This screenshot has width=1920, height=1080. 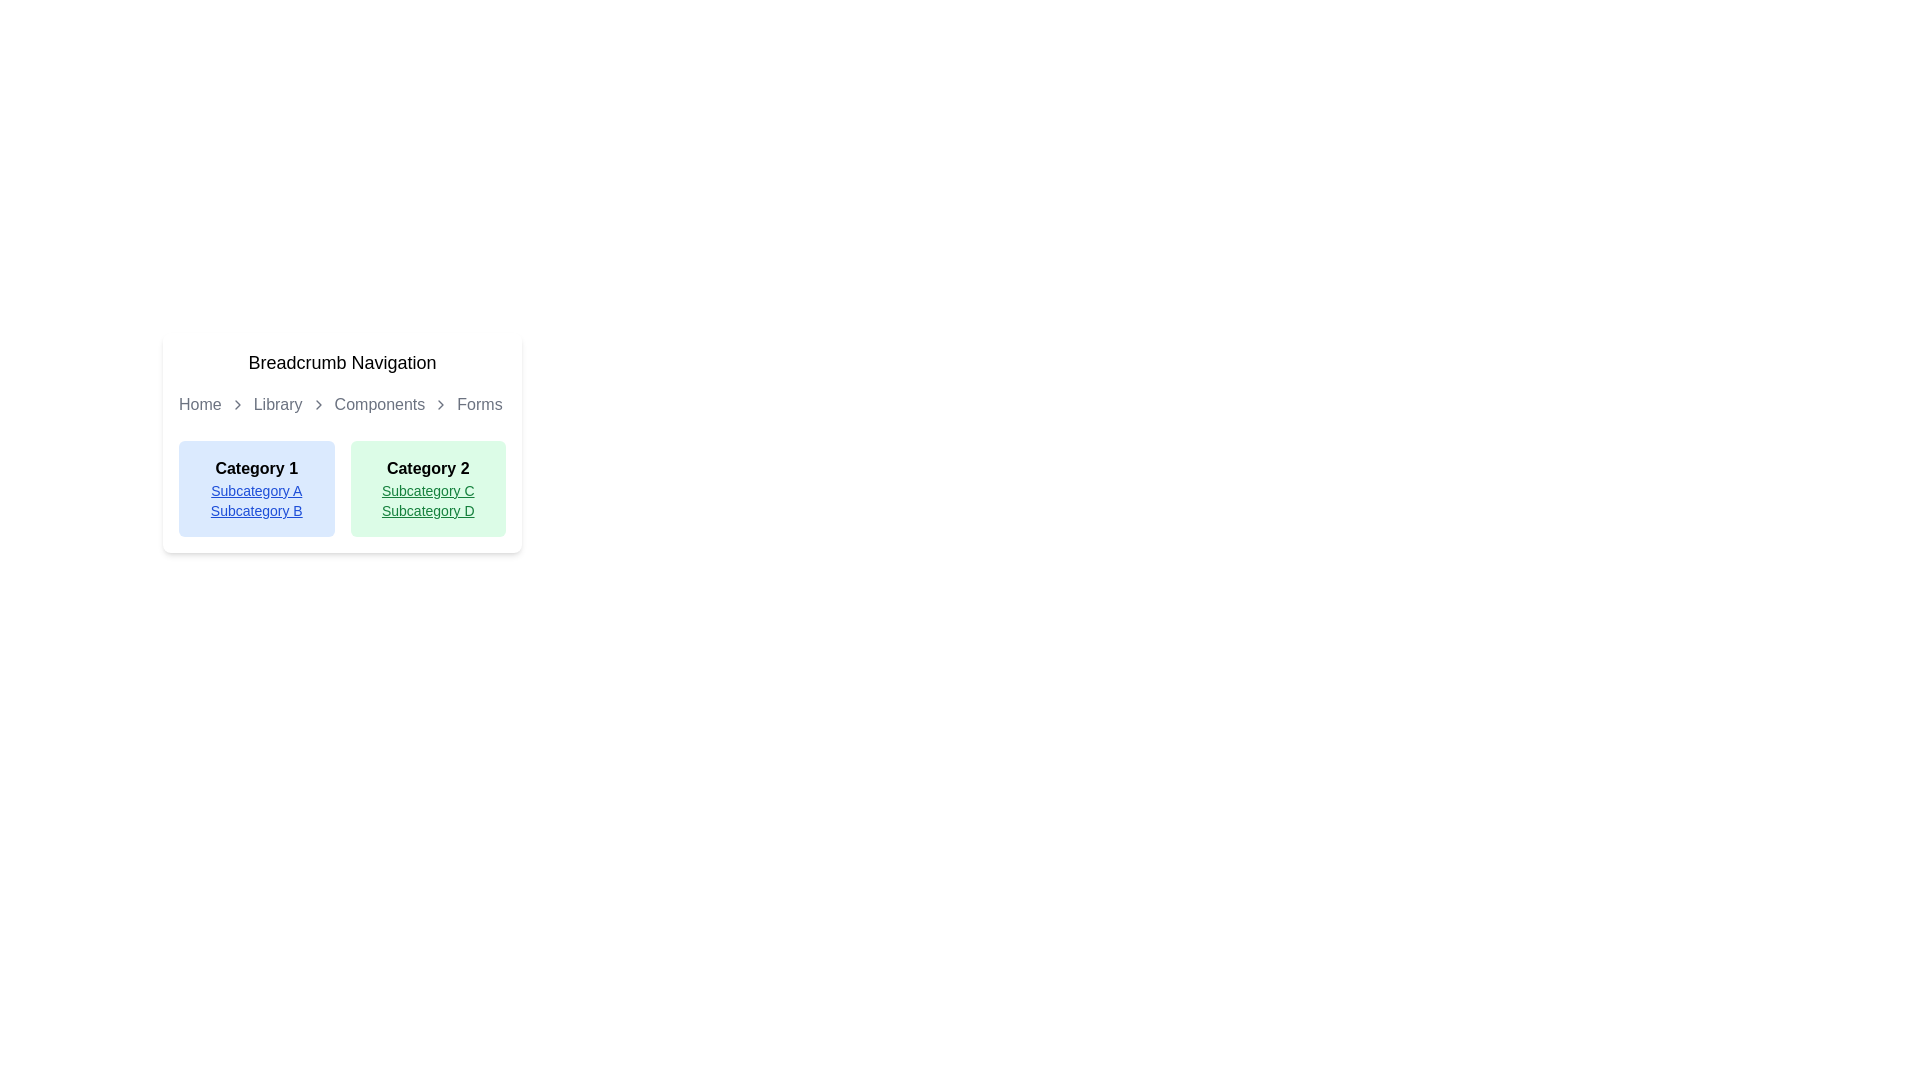 I want to click on the text label located at the top-central area of the blue rectangular box, which serves as a title for the subcategories below it, so click(x=255, y=469).